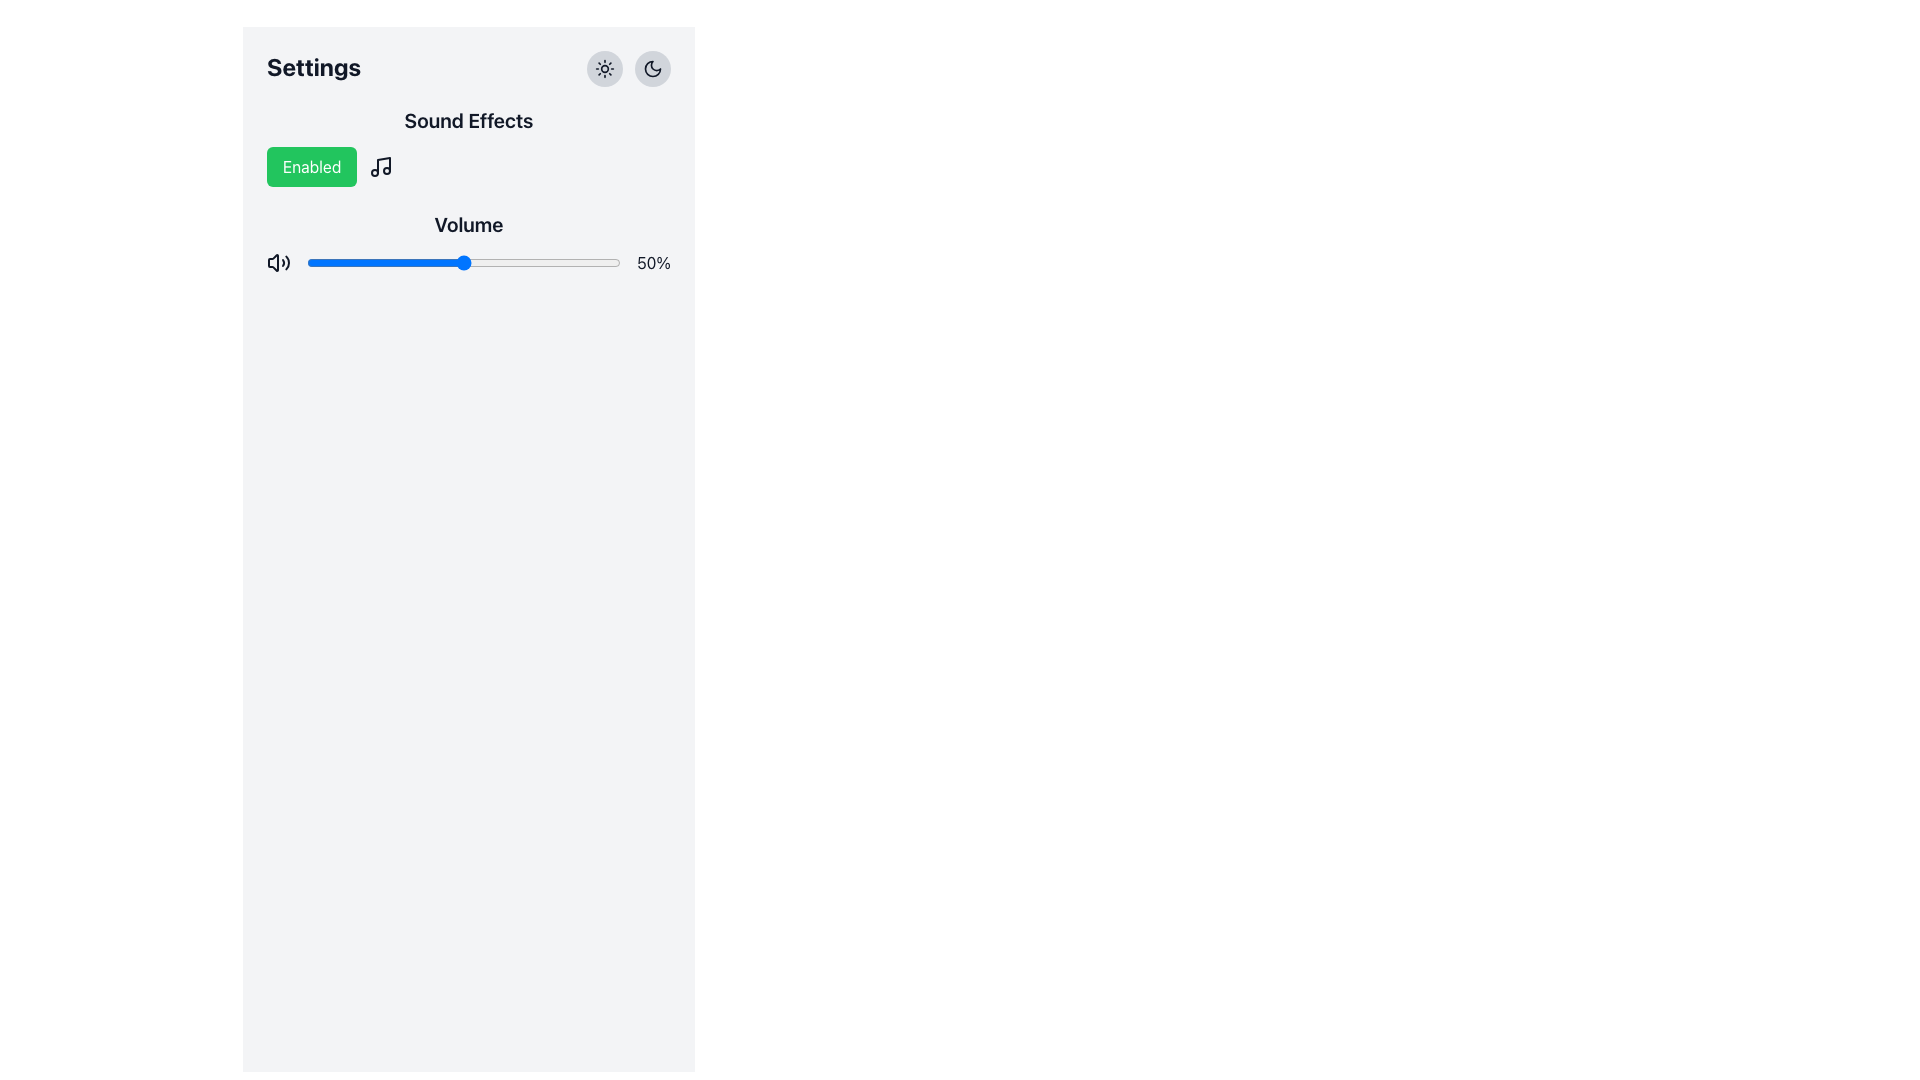 The image size is (1920, 1080). I want to click on the dark mode icon, which is a small circular crescent moon icon, located within a light-gray circular button at the top-right of the Settings interface, so click(652, 68).